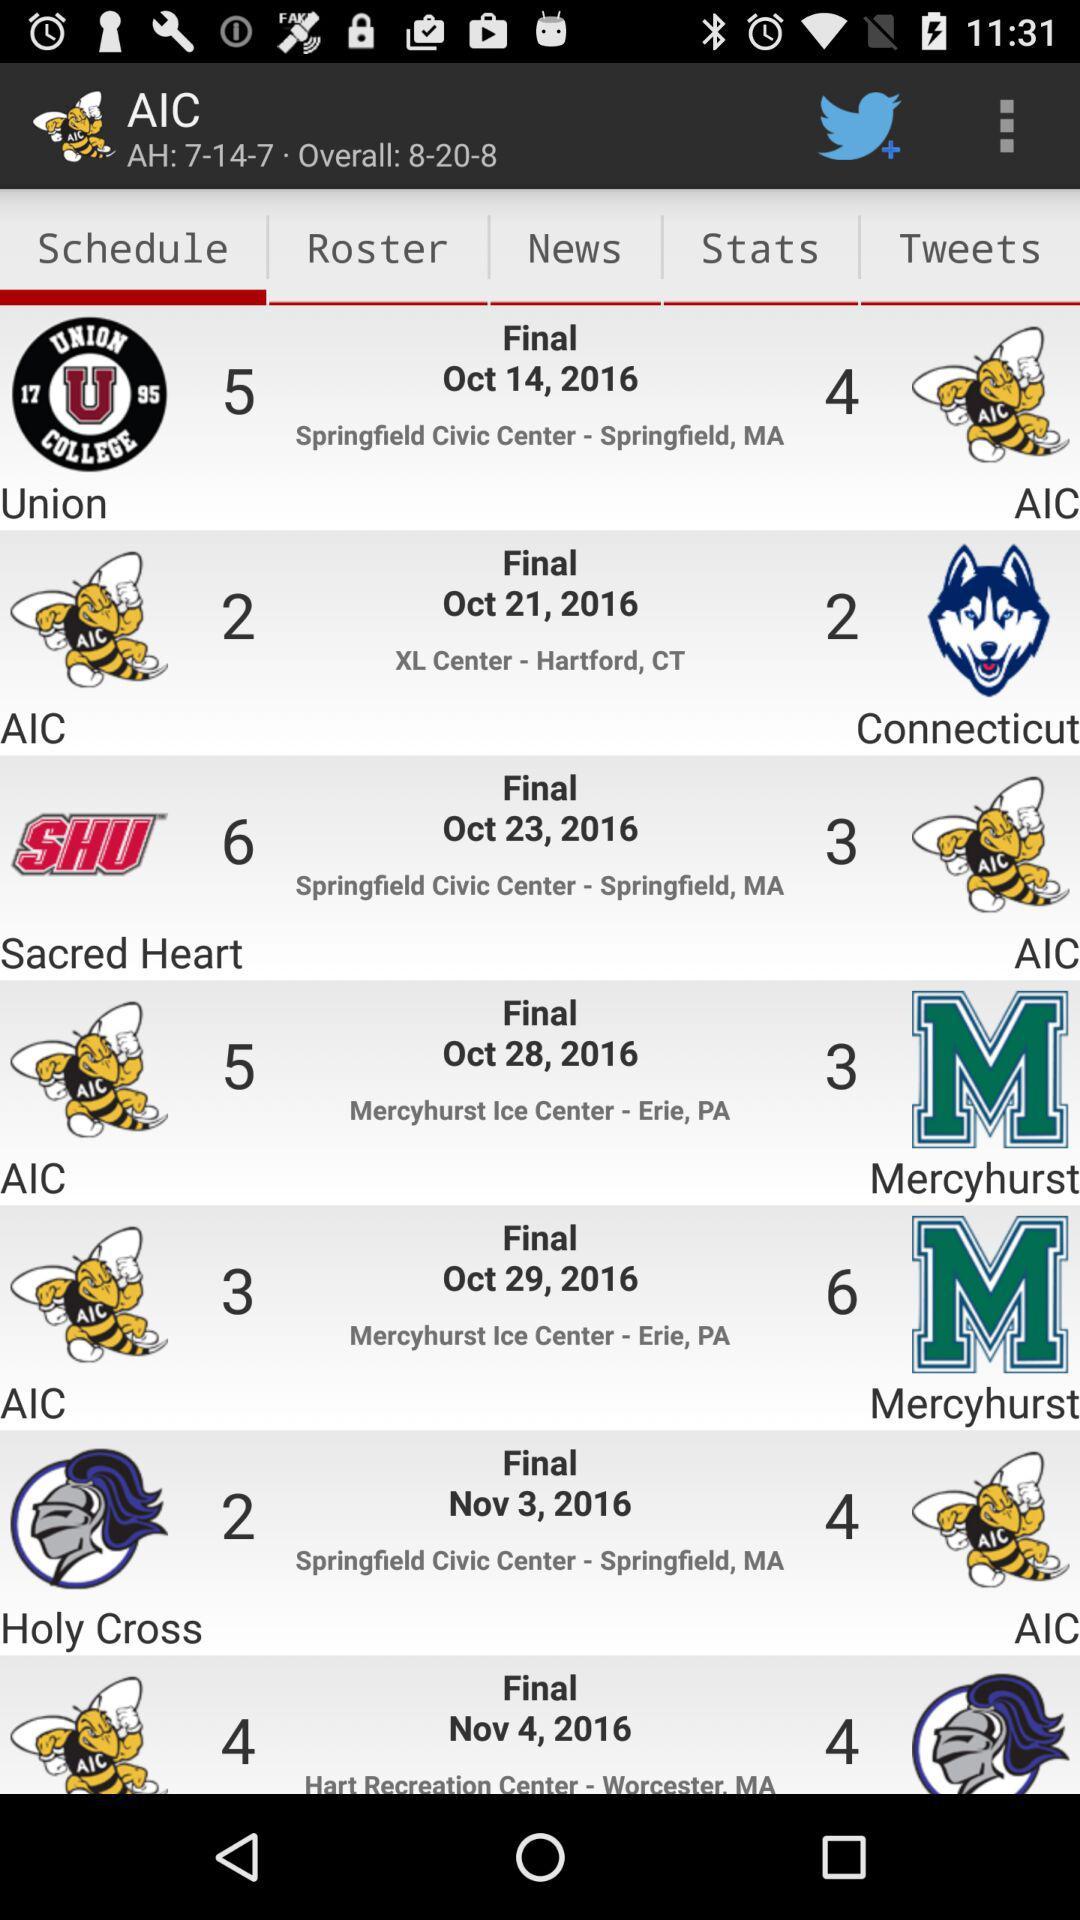 The width and height of the screenshot is (1080, 1920). Describe the element at coordinates (378, 246) in the screenshot. I see `item above final oct 14 app` at that location.